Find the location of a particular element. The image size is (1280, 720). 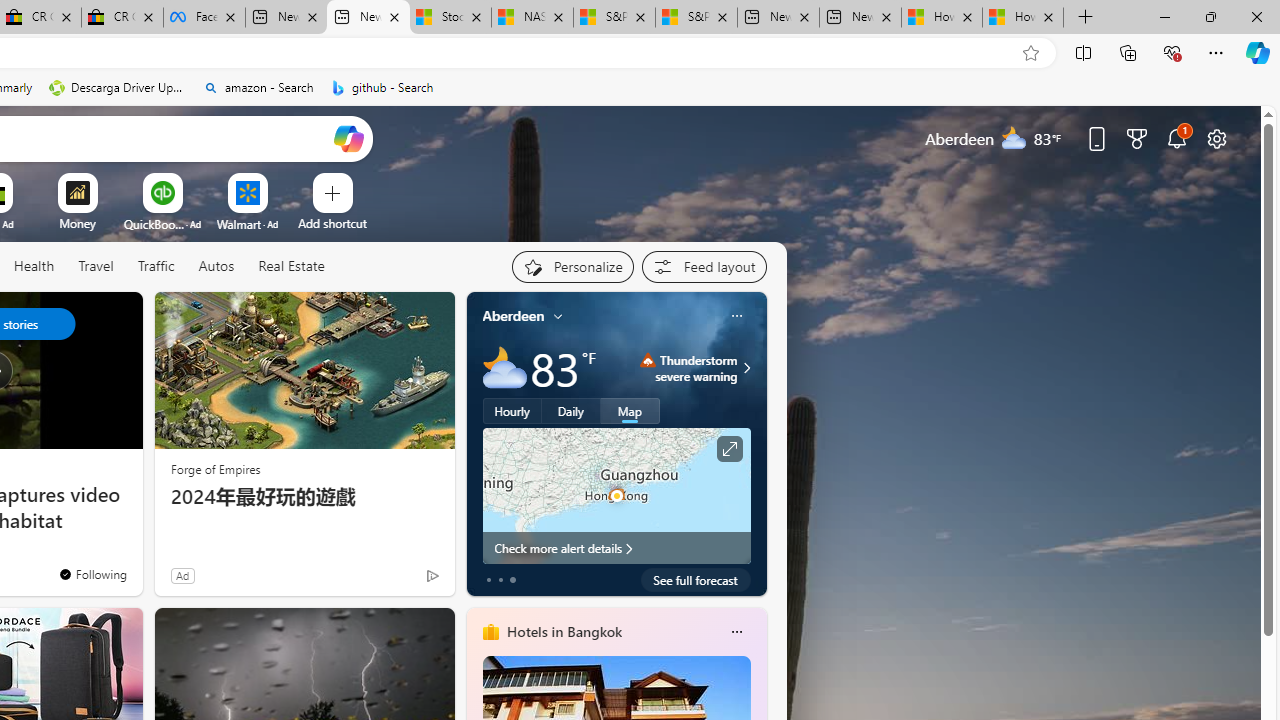

'You' is located at coordinates (91, 573).